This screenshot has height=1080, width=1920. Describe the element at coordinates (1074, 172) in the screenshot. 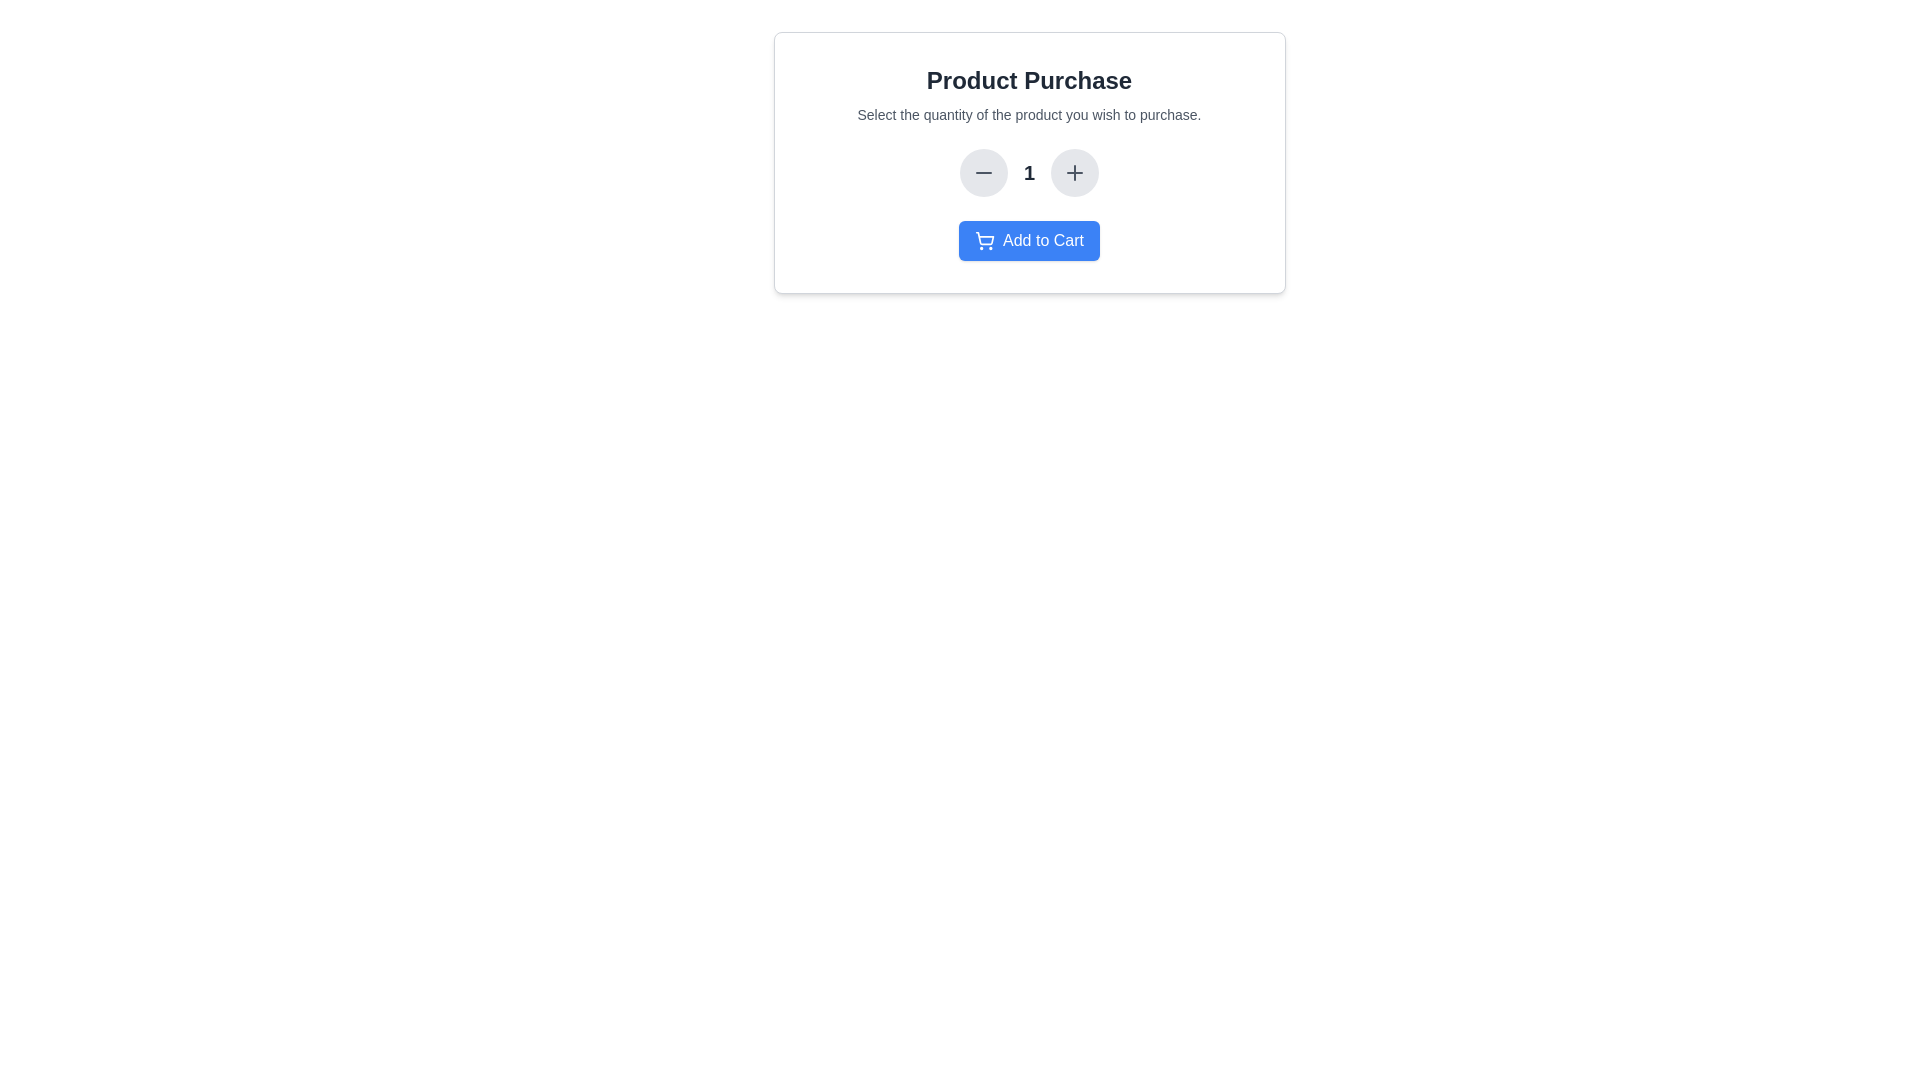

I see `the plus icon button, which is a circular button located to the far right of the quantity display` at that location.